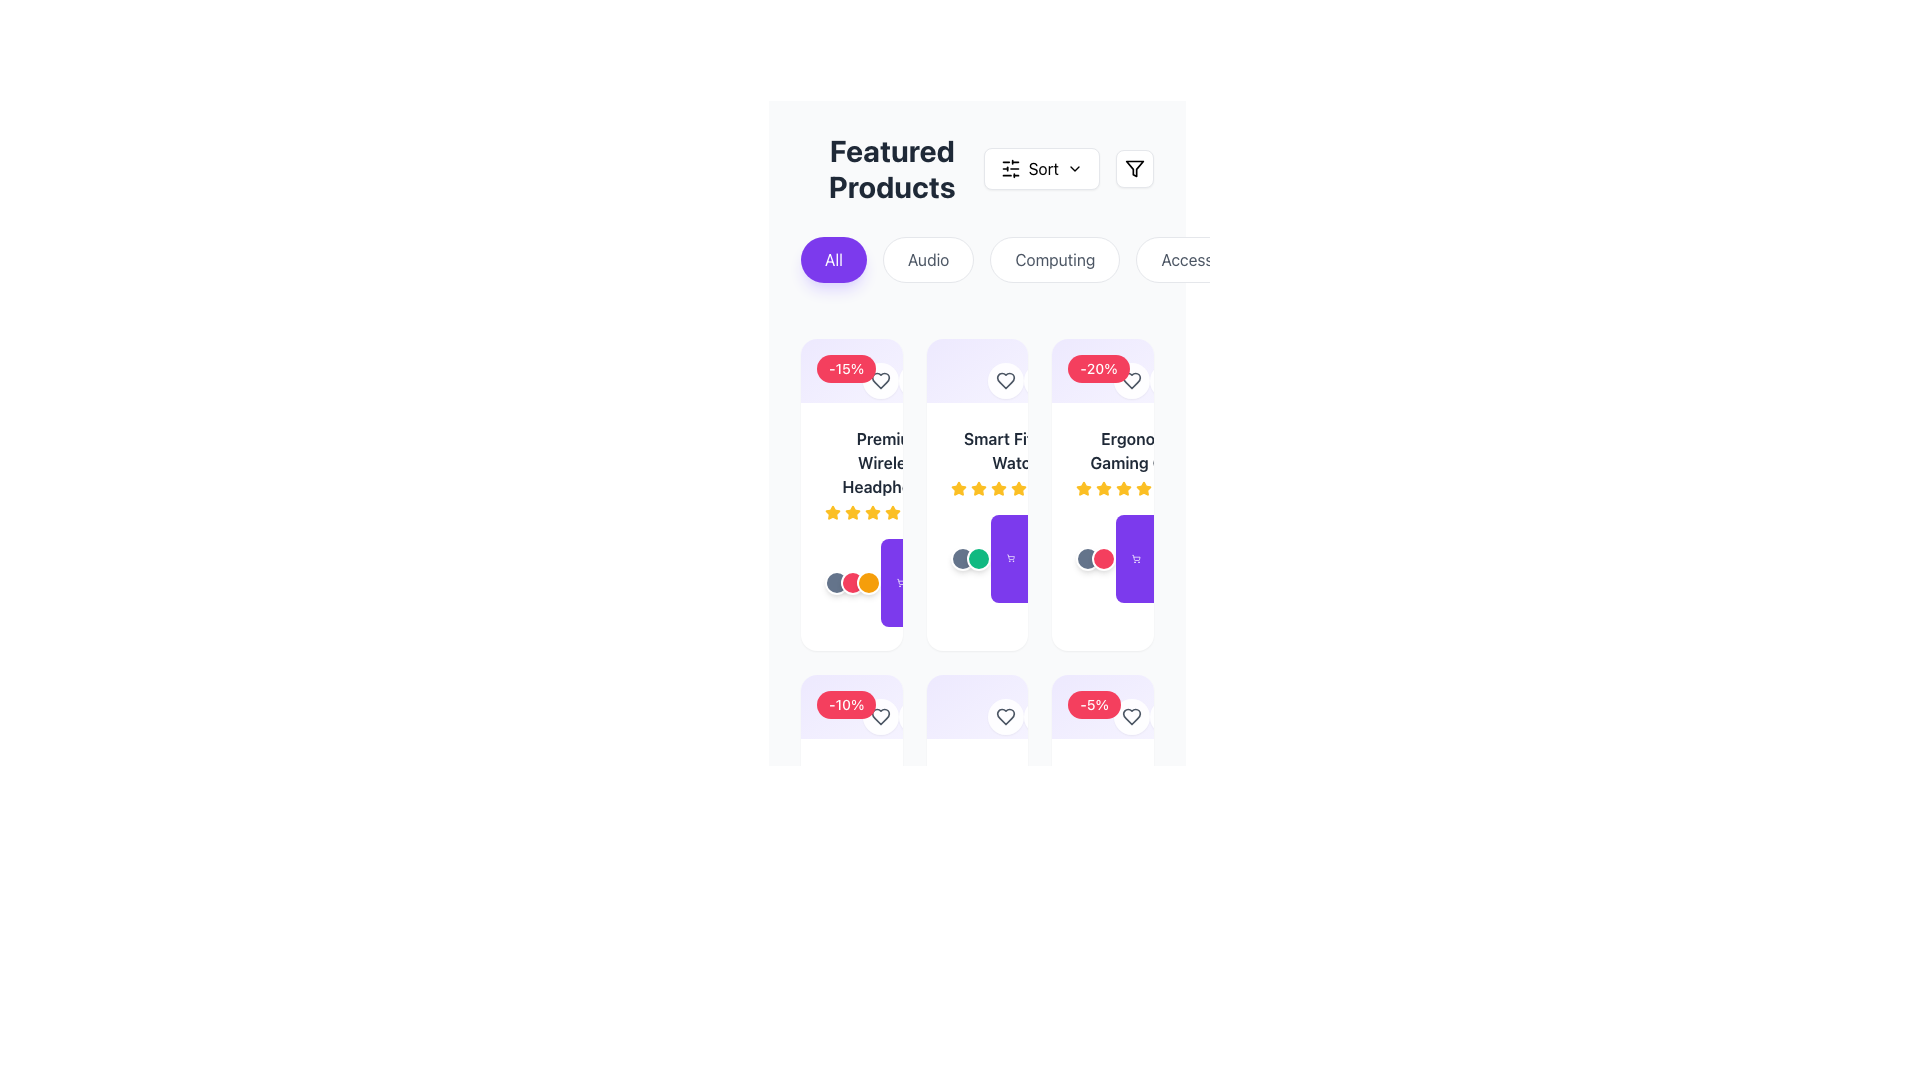 This screenshot has height=1080, width=1920. I want to click on the third star icon in the 5-star rating system located below the product title to identify its position within the rating, so click(1103, 489).